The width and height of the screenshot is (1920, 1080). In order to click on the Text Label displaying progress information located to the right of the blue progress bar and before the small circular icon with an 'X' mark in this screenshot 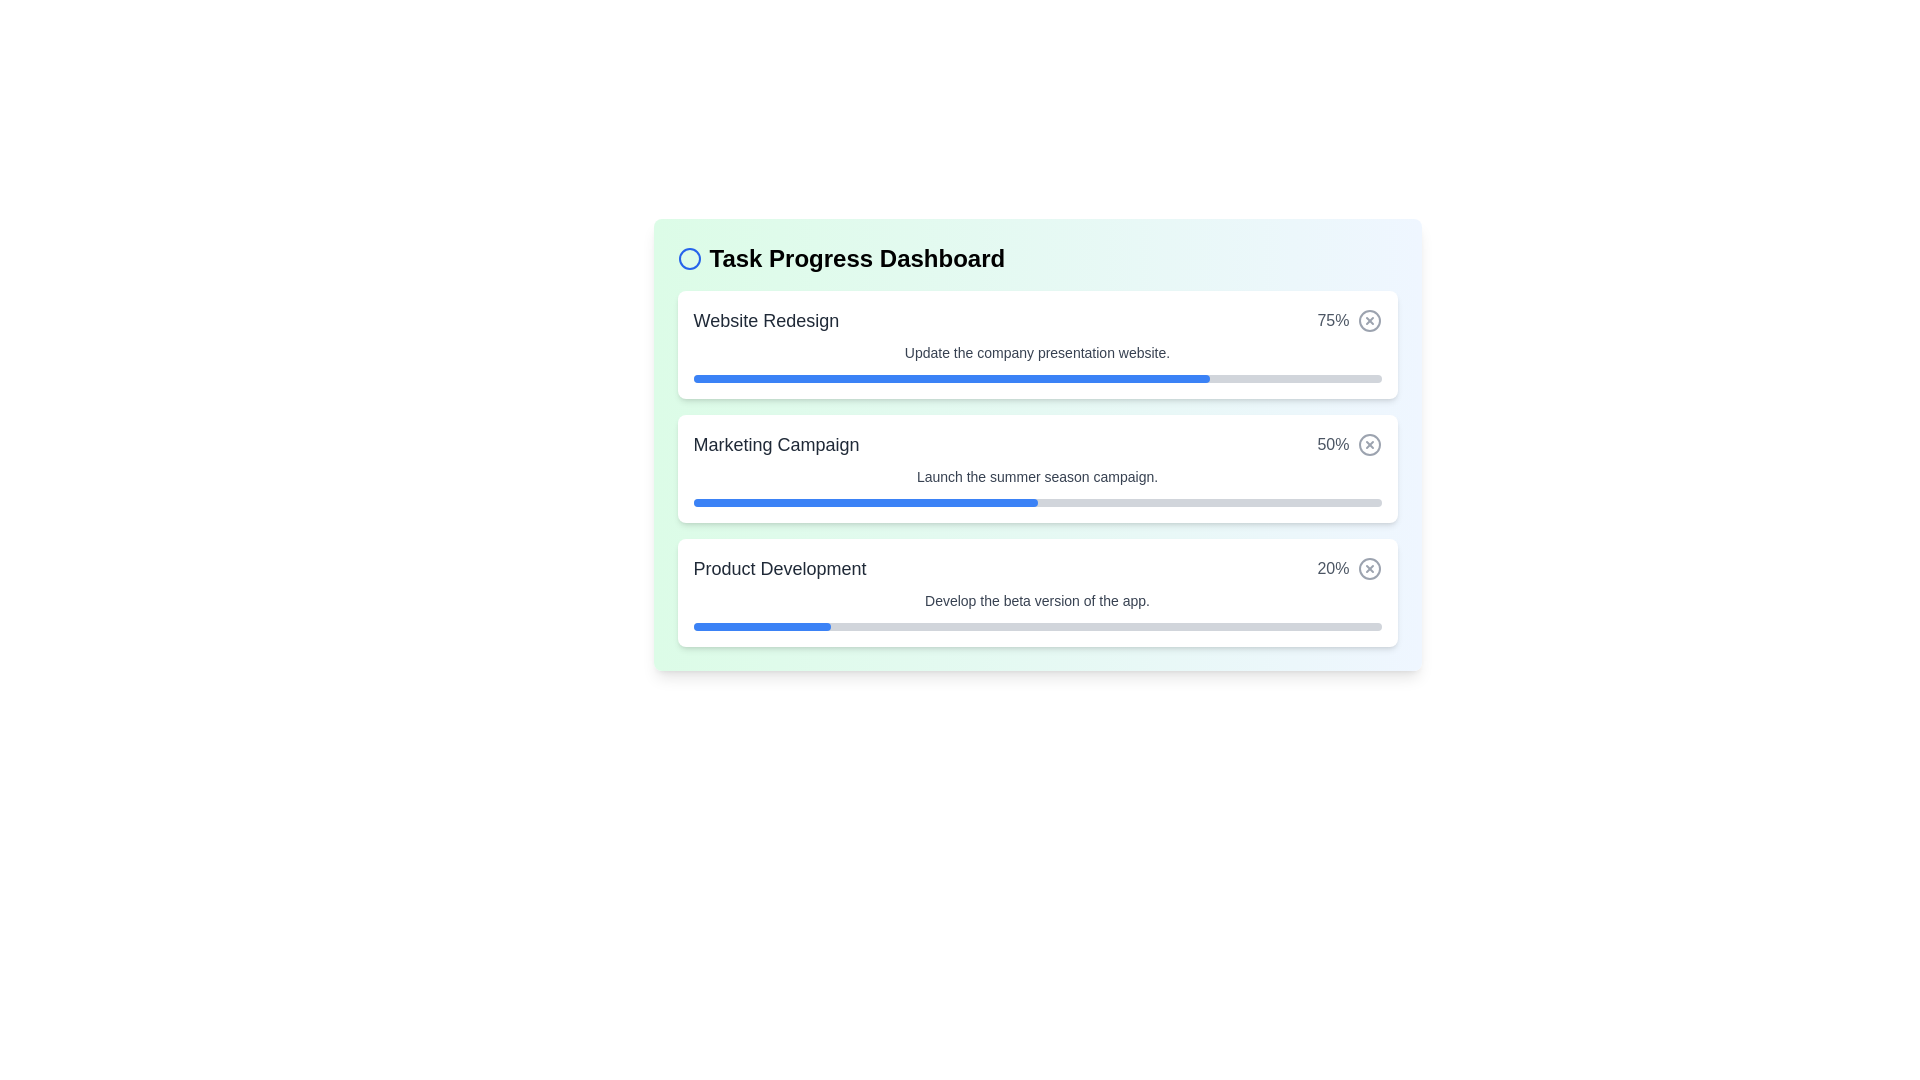, I will do `click(1333, 443)`.